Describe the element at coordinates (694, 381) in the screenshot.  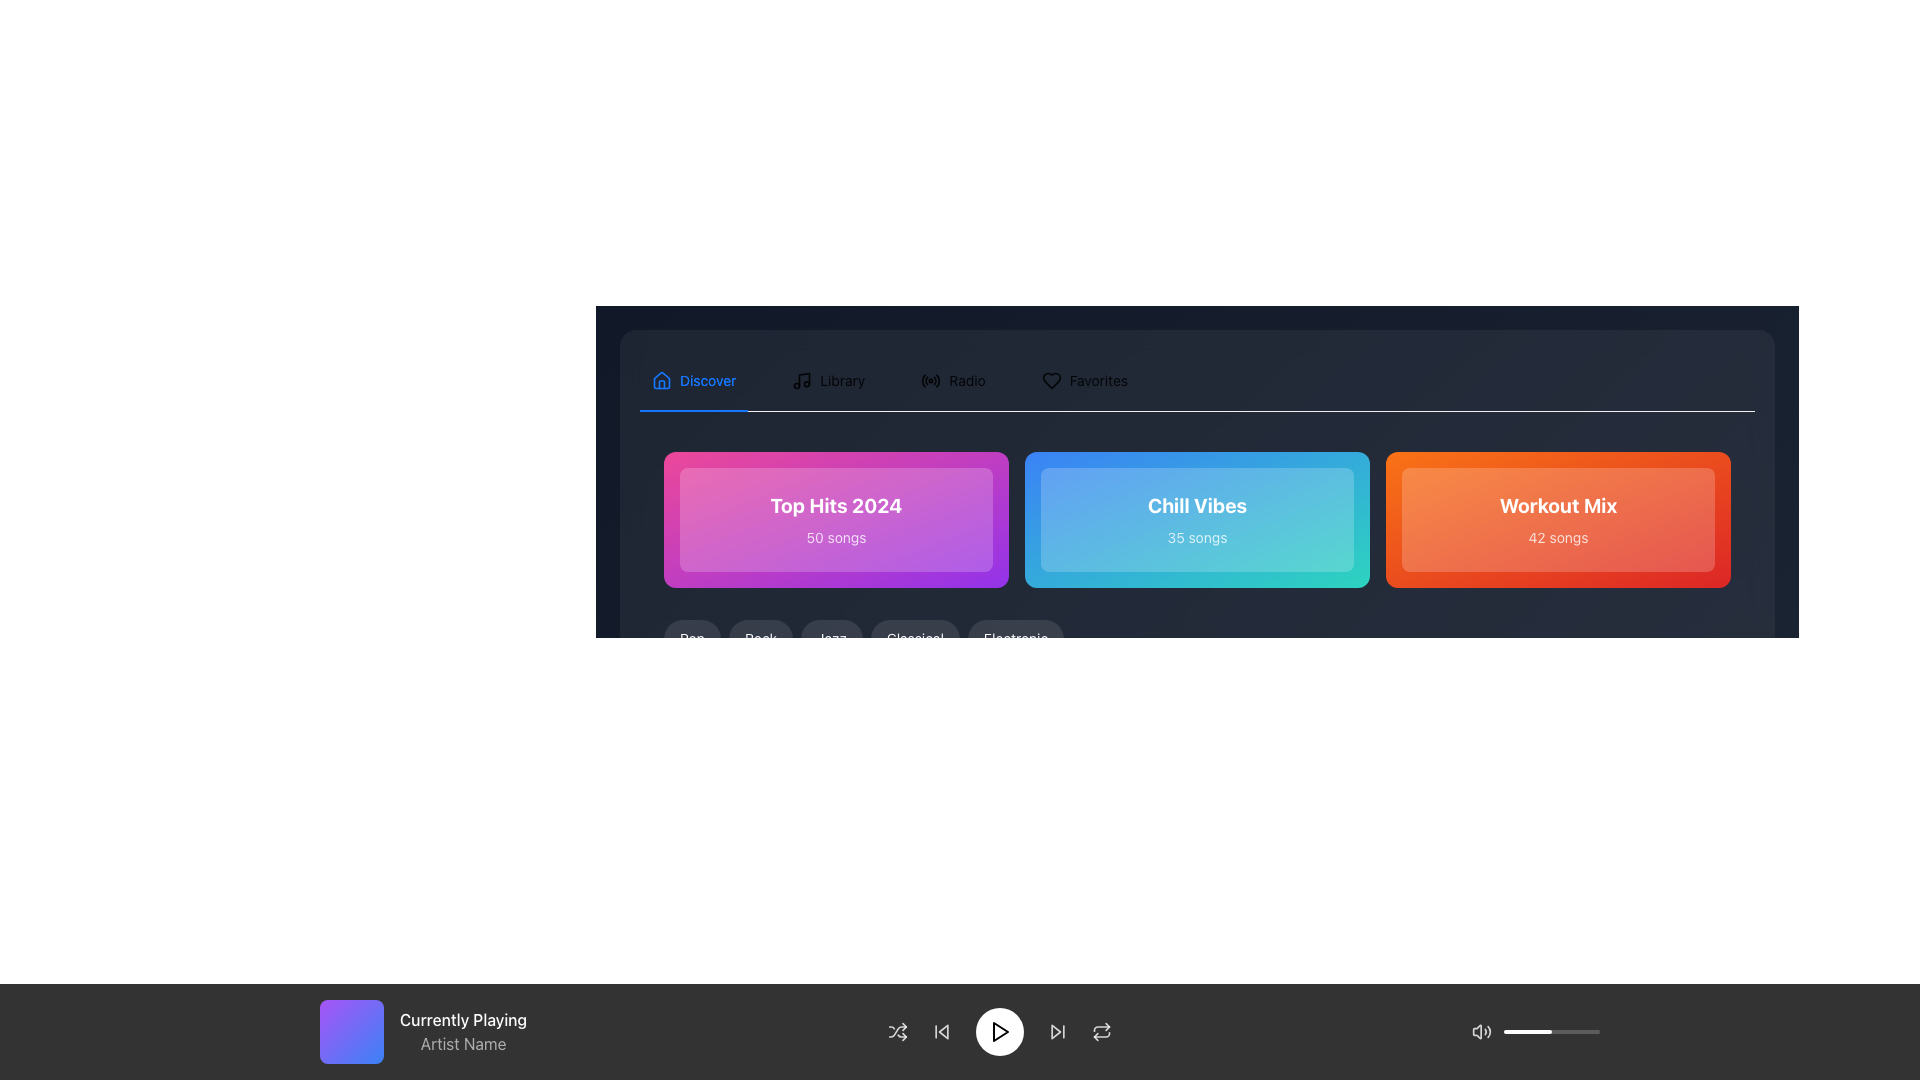
I see `the first tab in the horizontal tab bar that navigates to the 'Discover' section of the application` at that location.